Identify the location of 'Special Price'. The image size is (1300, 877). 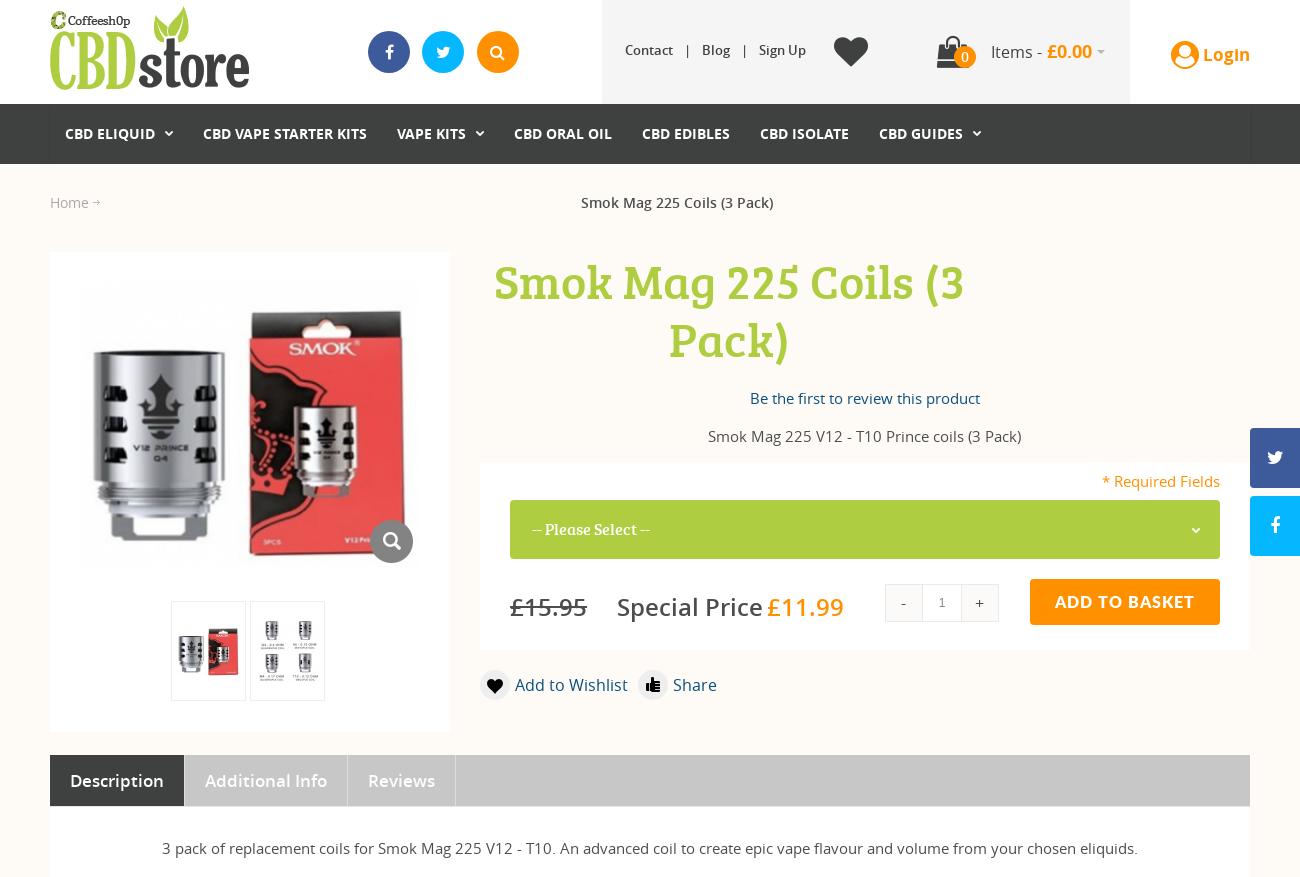
(689, 605).